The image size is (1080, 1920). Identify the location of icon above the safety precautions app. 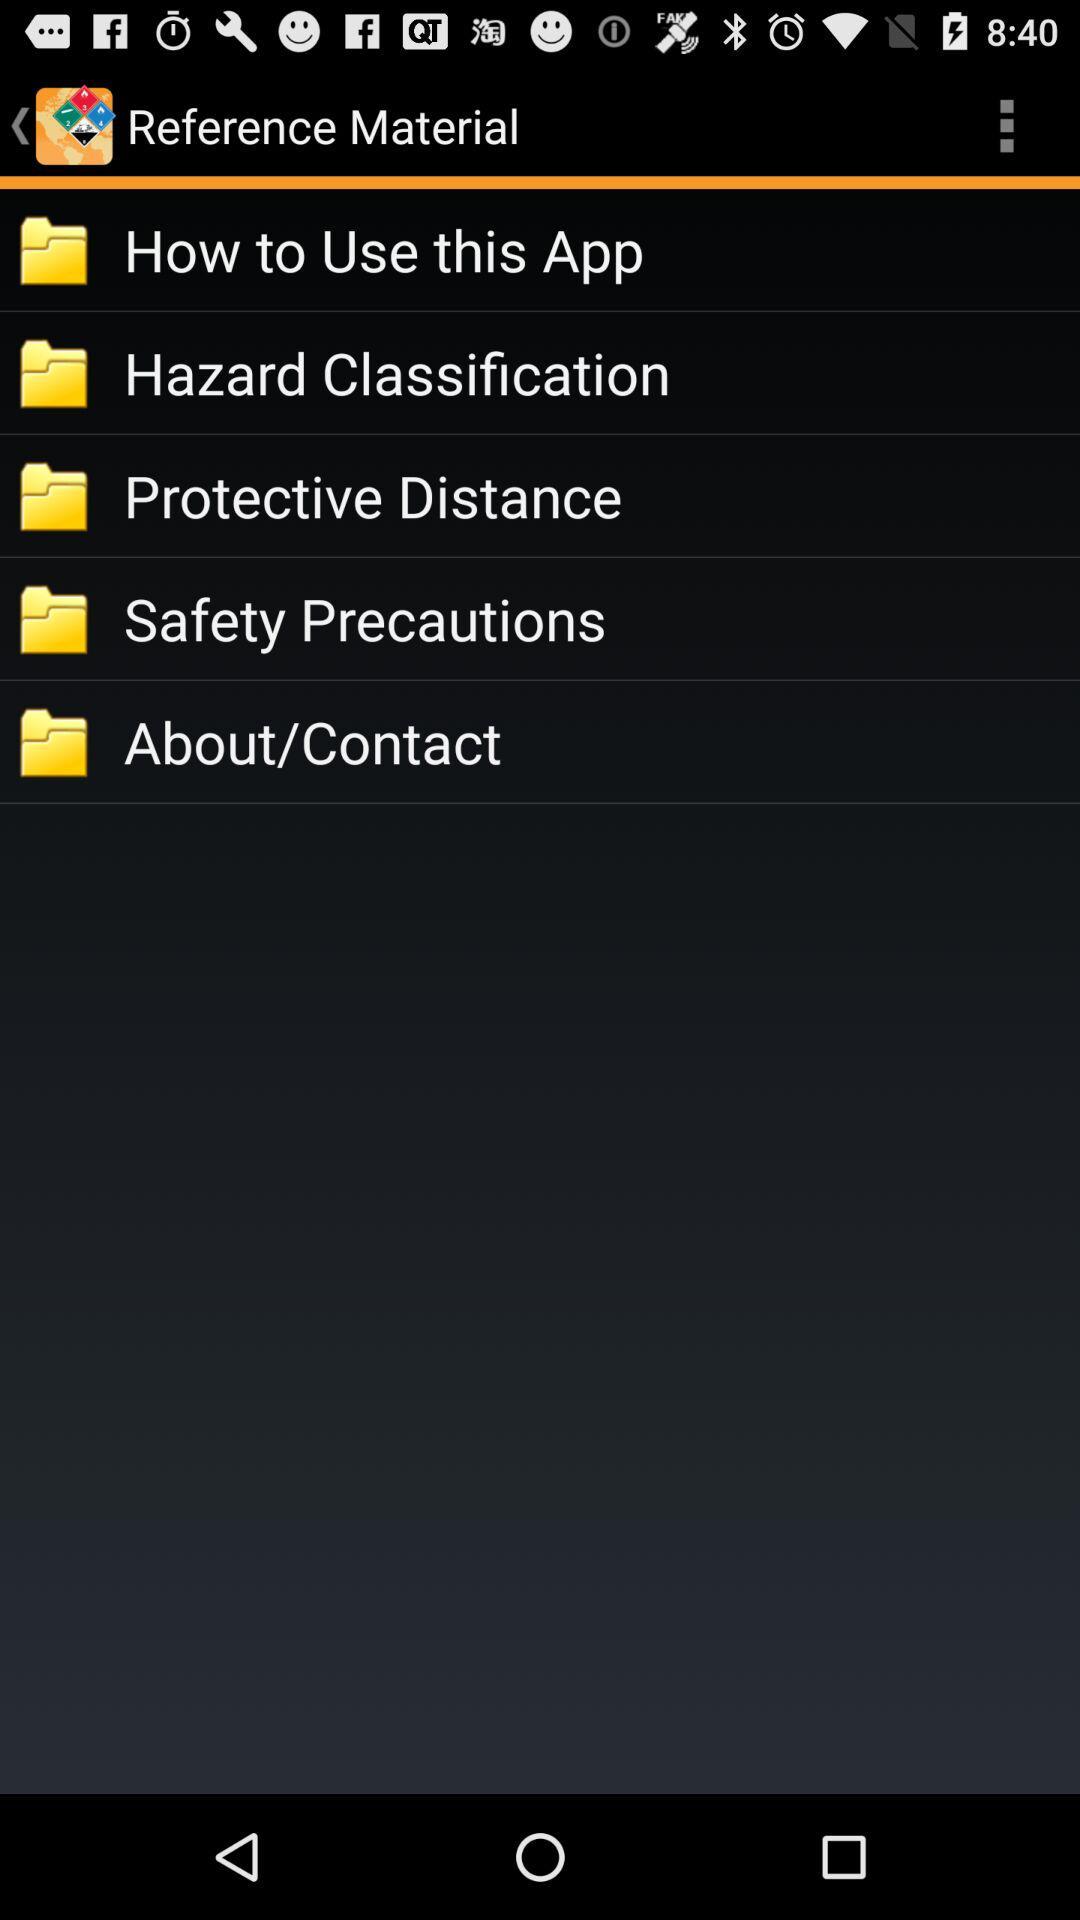
(600, 495).